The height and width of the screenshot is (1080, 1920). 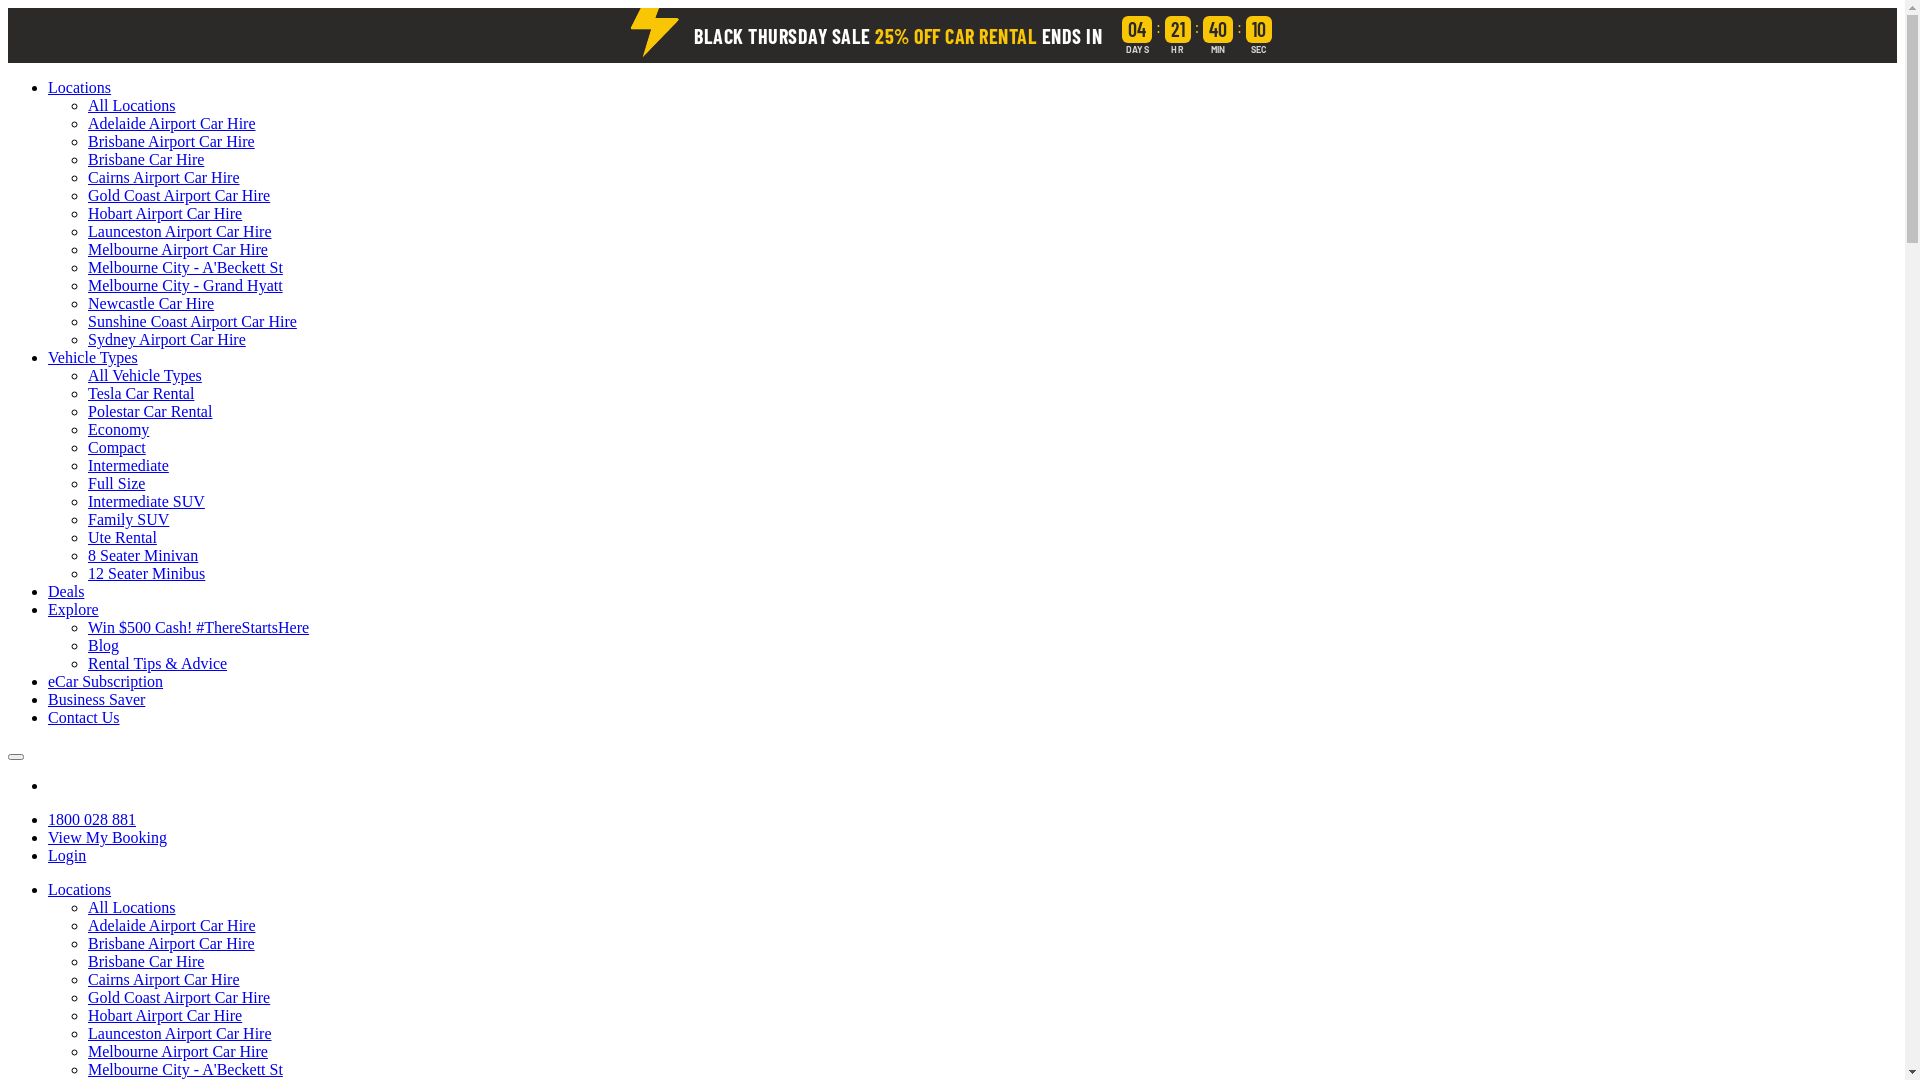 I want to click on 'All Vehicle Types', so click(x=143, y=375).